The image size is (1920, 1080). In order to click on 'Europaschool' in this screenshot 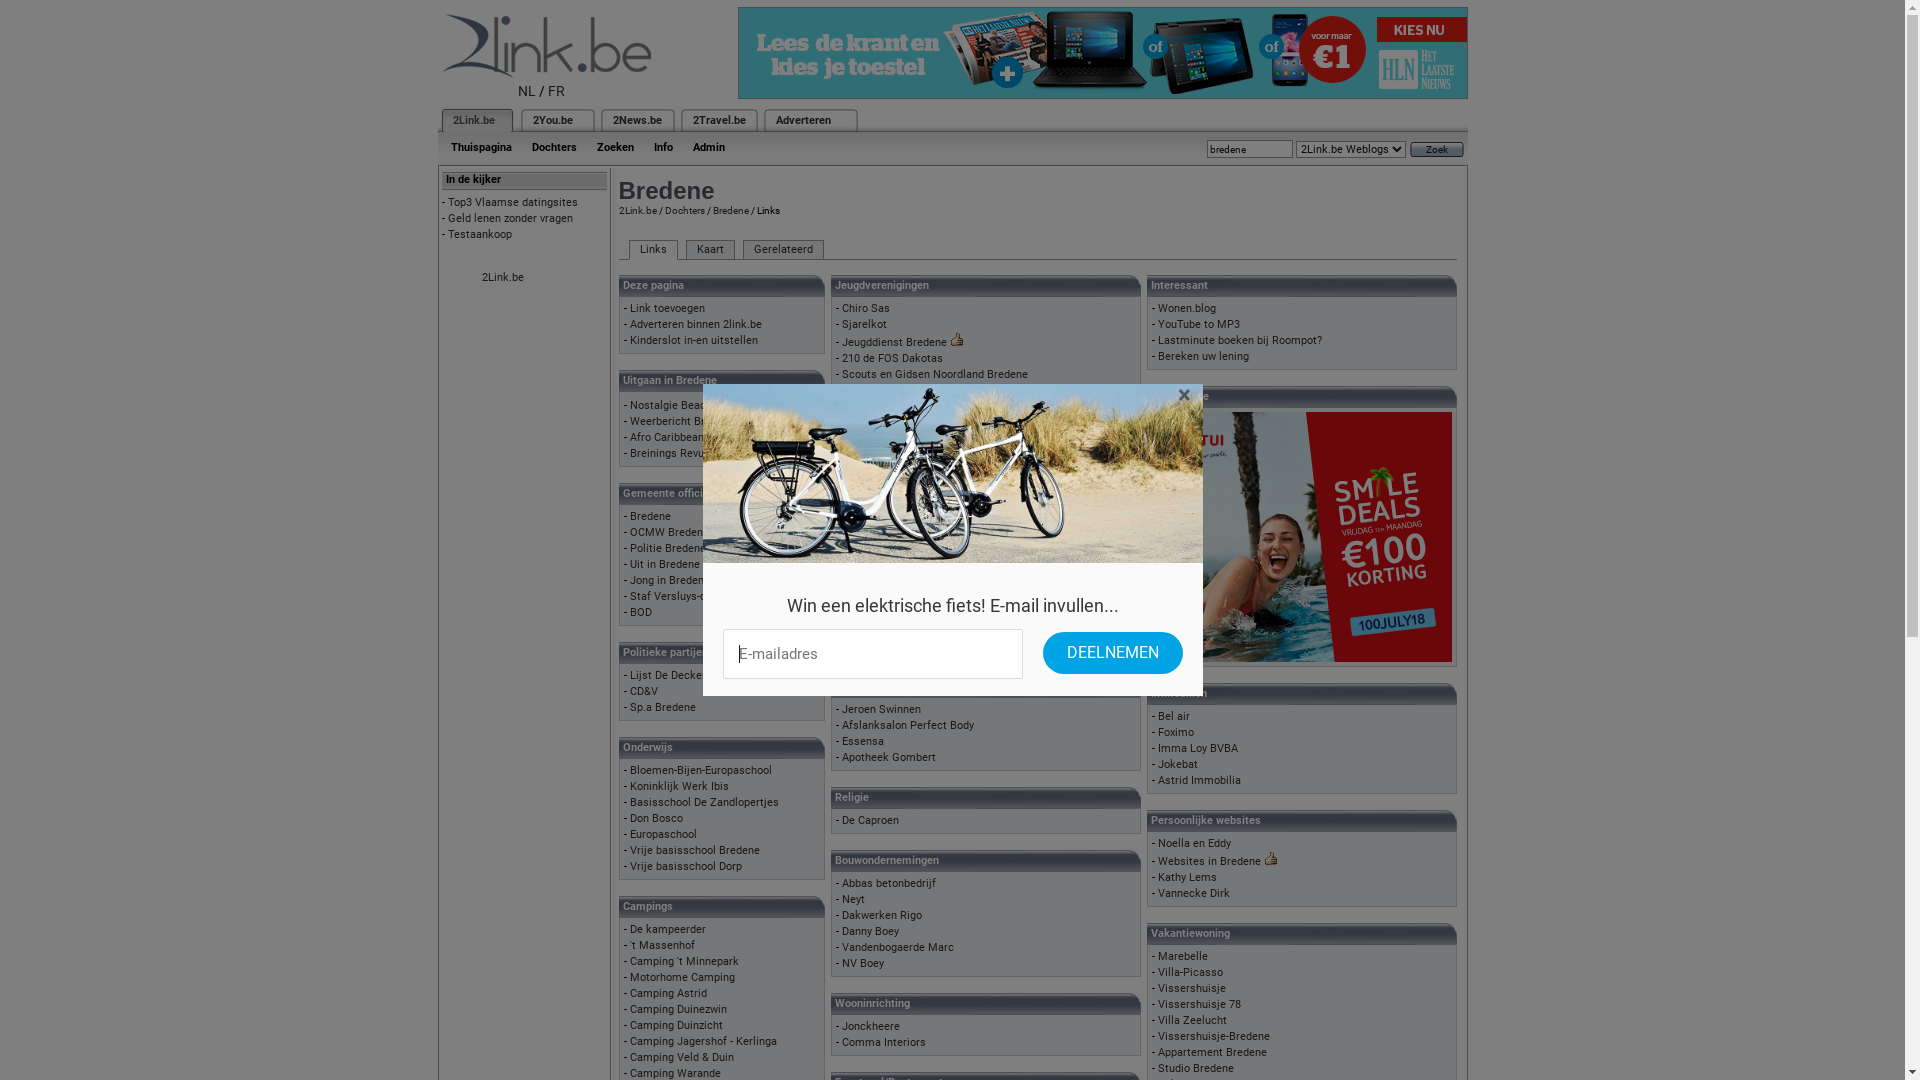, I will do `click(628, 834)`.